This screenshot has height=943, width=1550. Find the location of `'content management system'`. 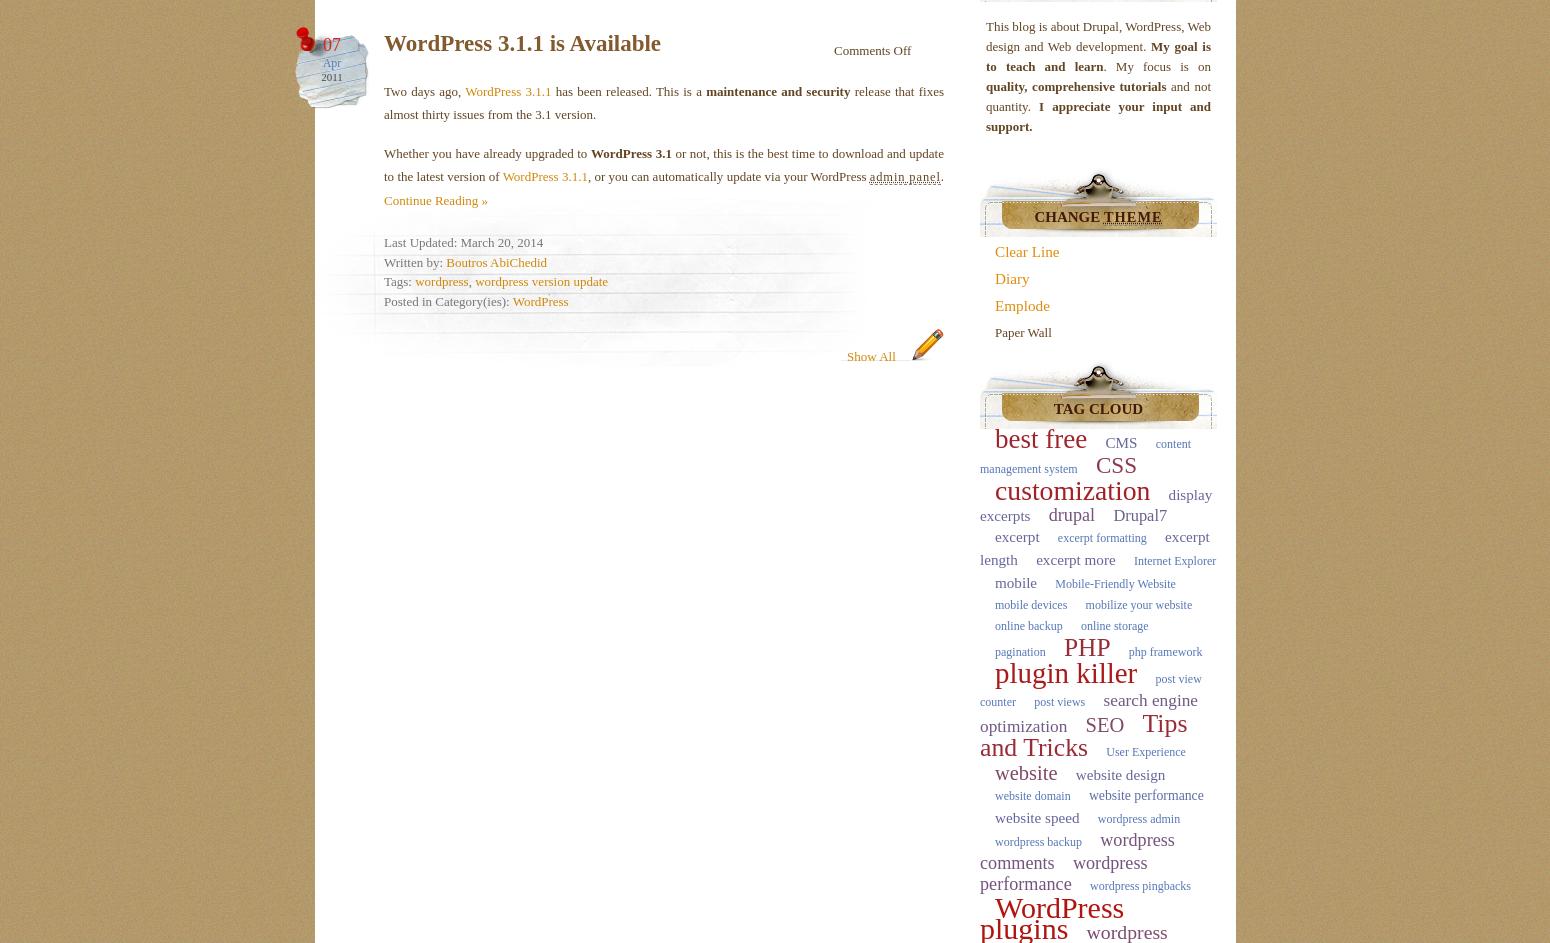

'content management system' is located at coordinates (979, 456).